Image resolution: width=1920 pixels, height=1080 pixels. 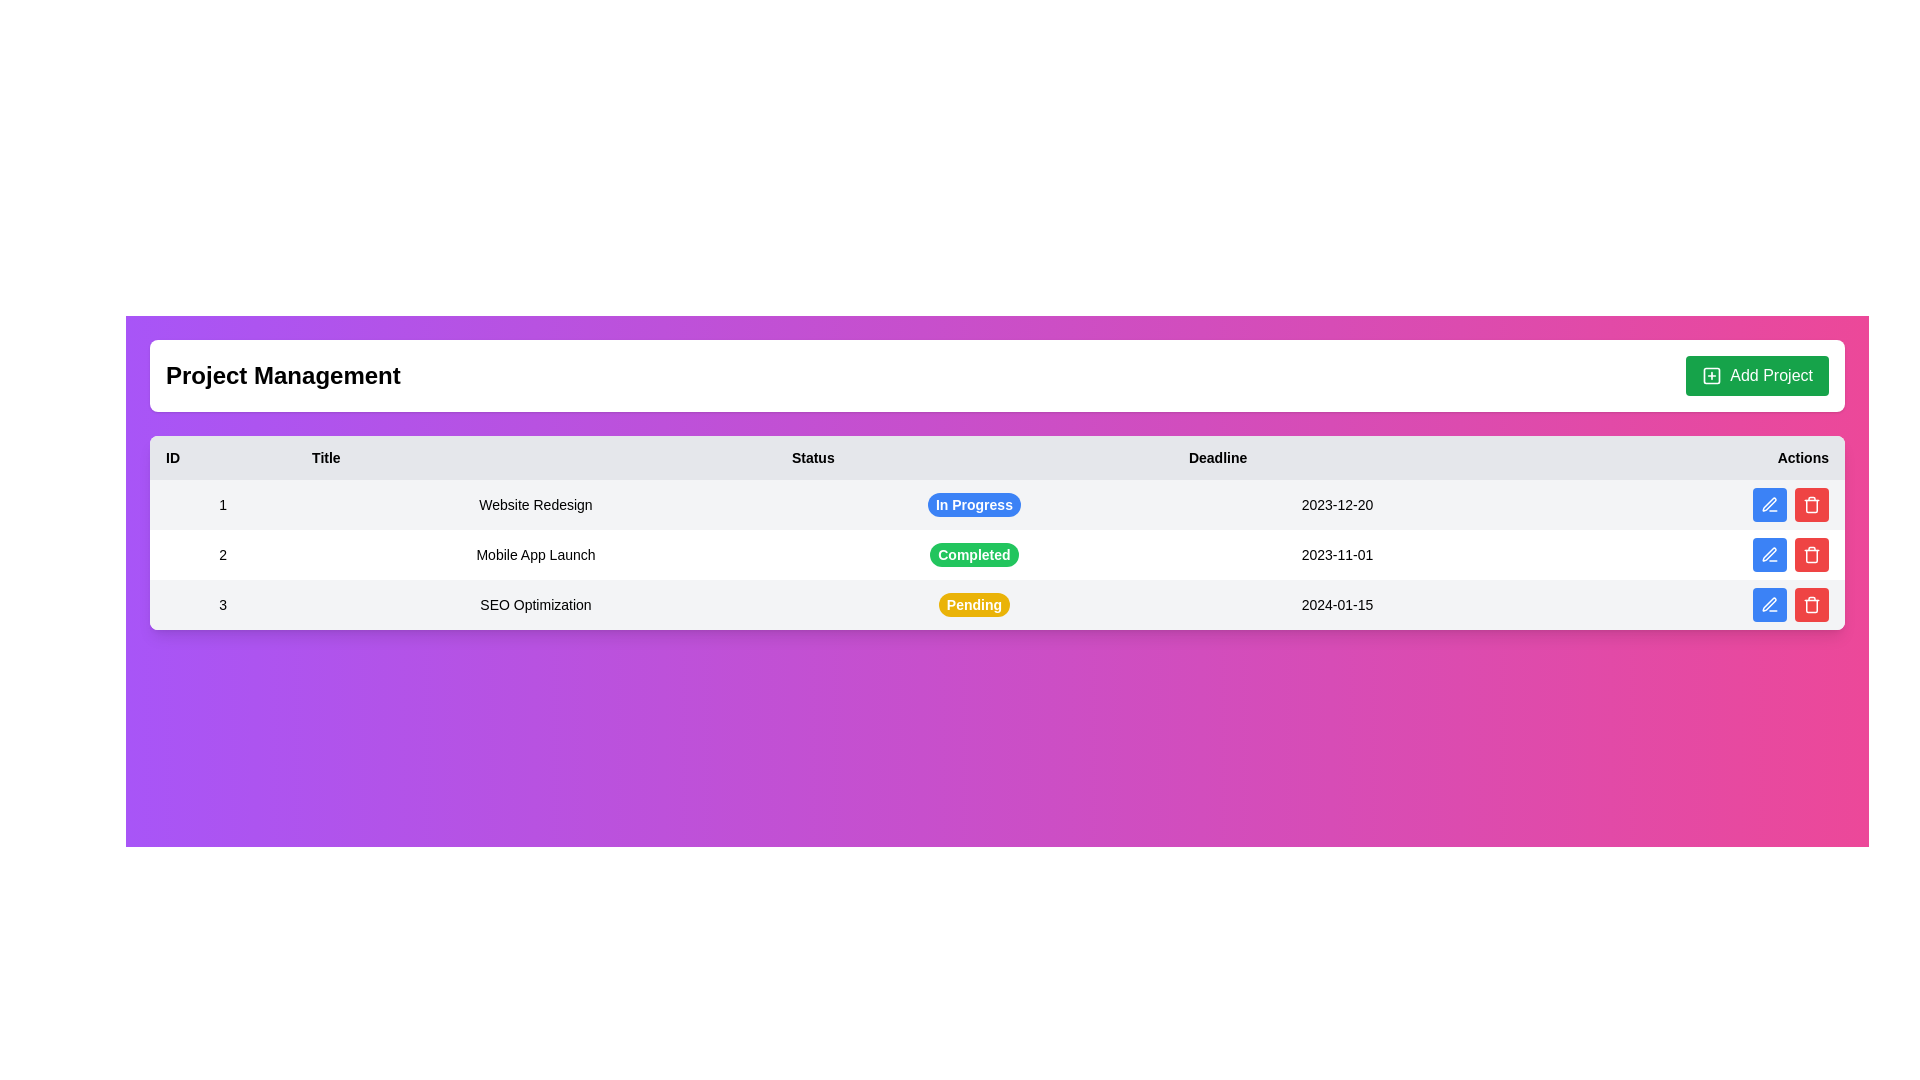 I want to click on the edit icon (SVG) in the third row of the table under the 'Actions' column to initiate the edit action, so click(x=1769, y=503).